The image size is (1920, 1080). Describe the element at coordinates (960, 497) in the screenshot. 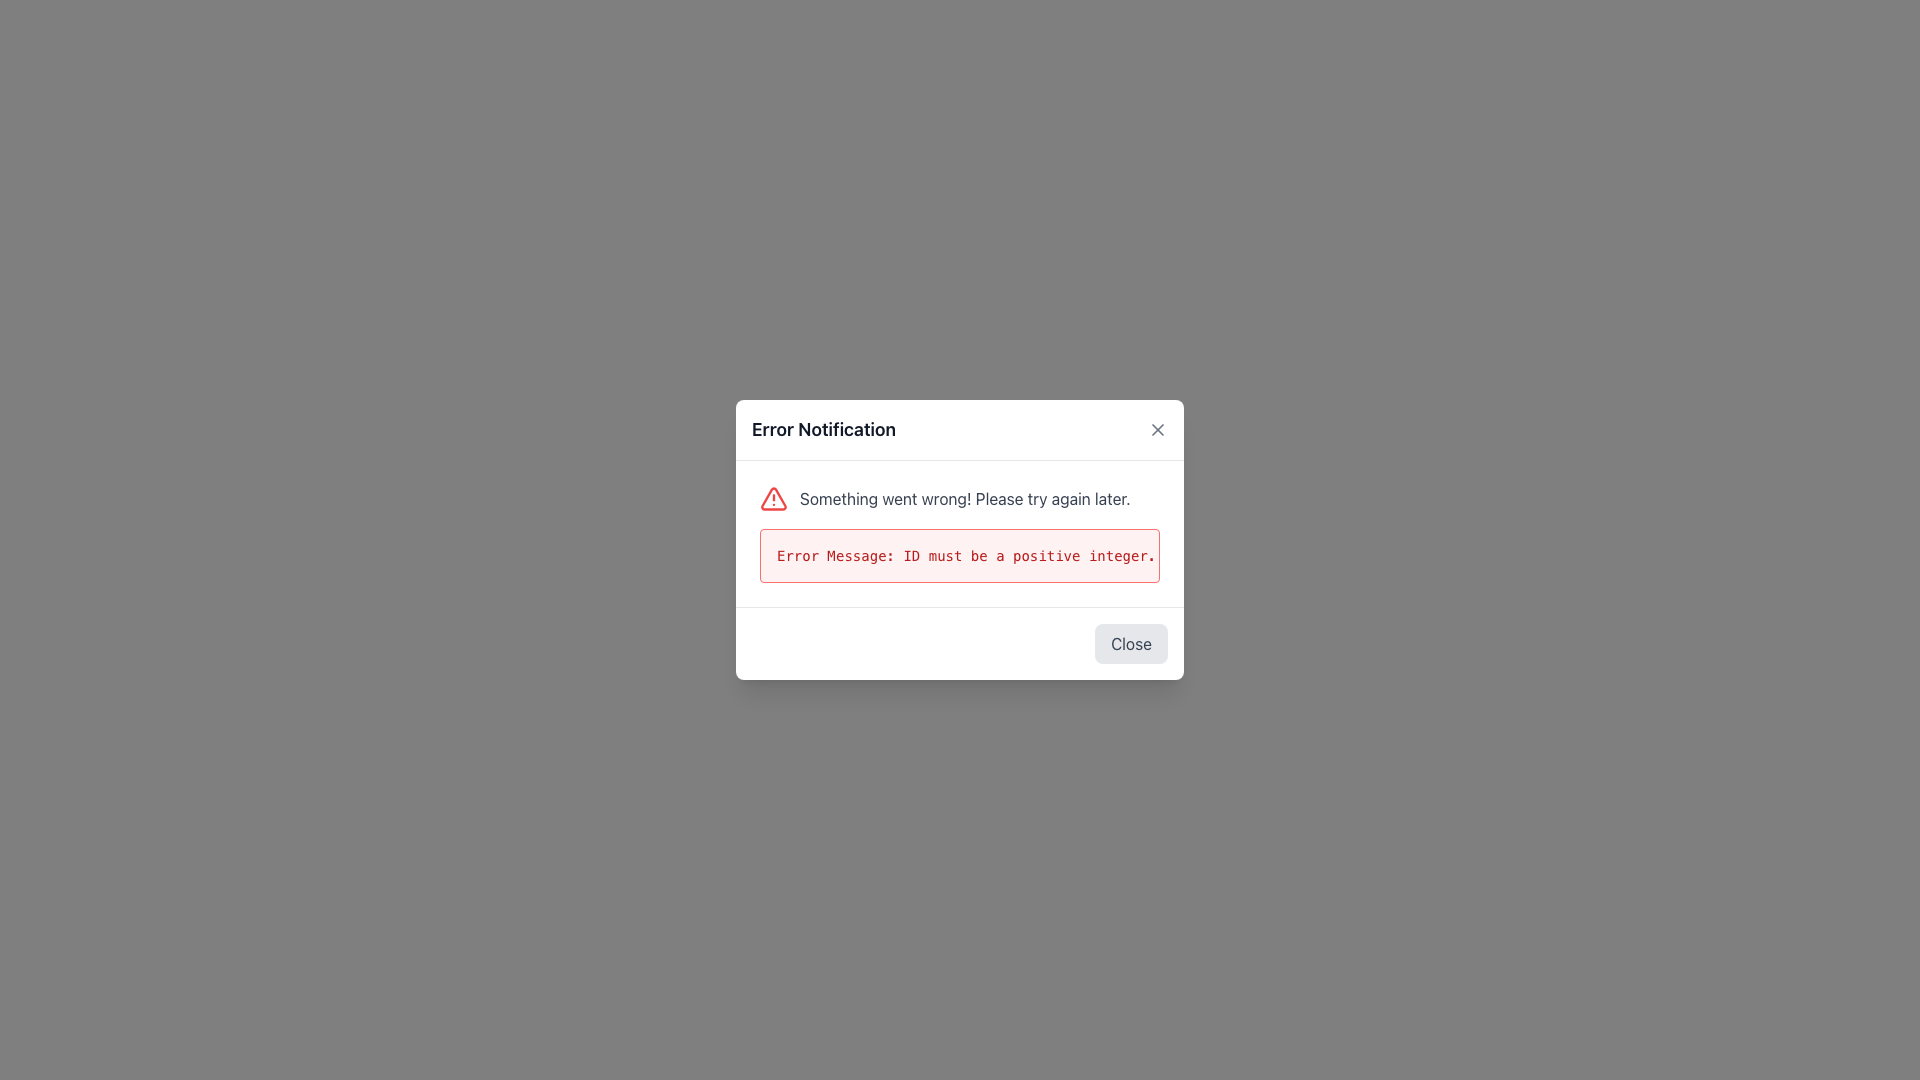

I see `the 'Something went wrong! Please try again later.' notification which includes a red triangular alert icon by performing further actions` at that location.